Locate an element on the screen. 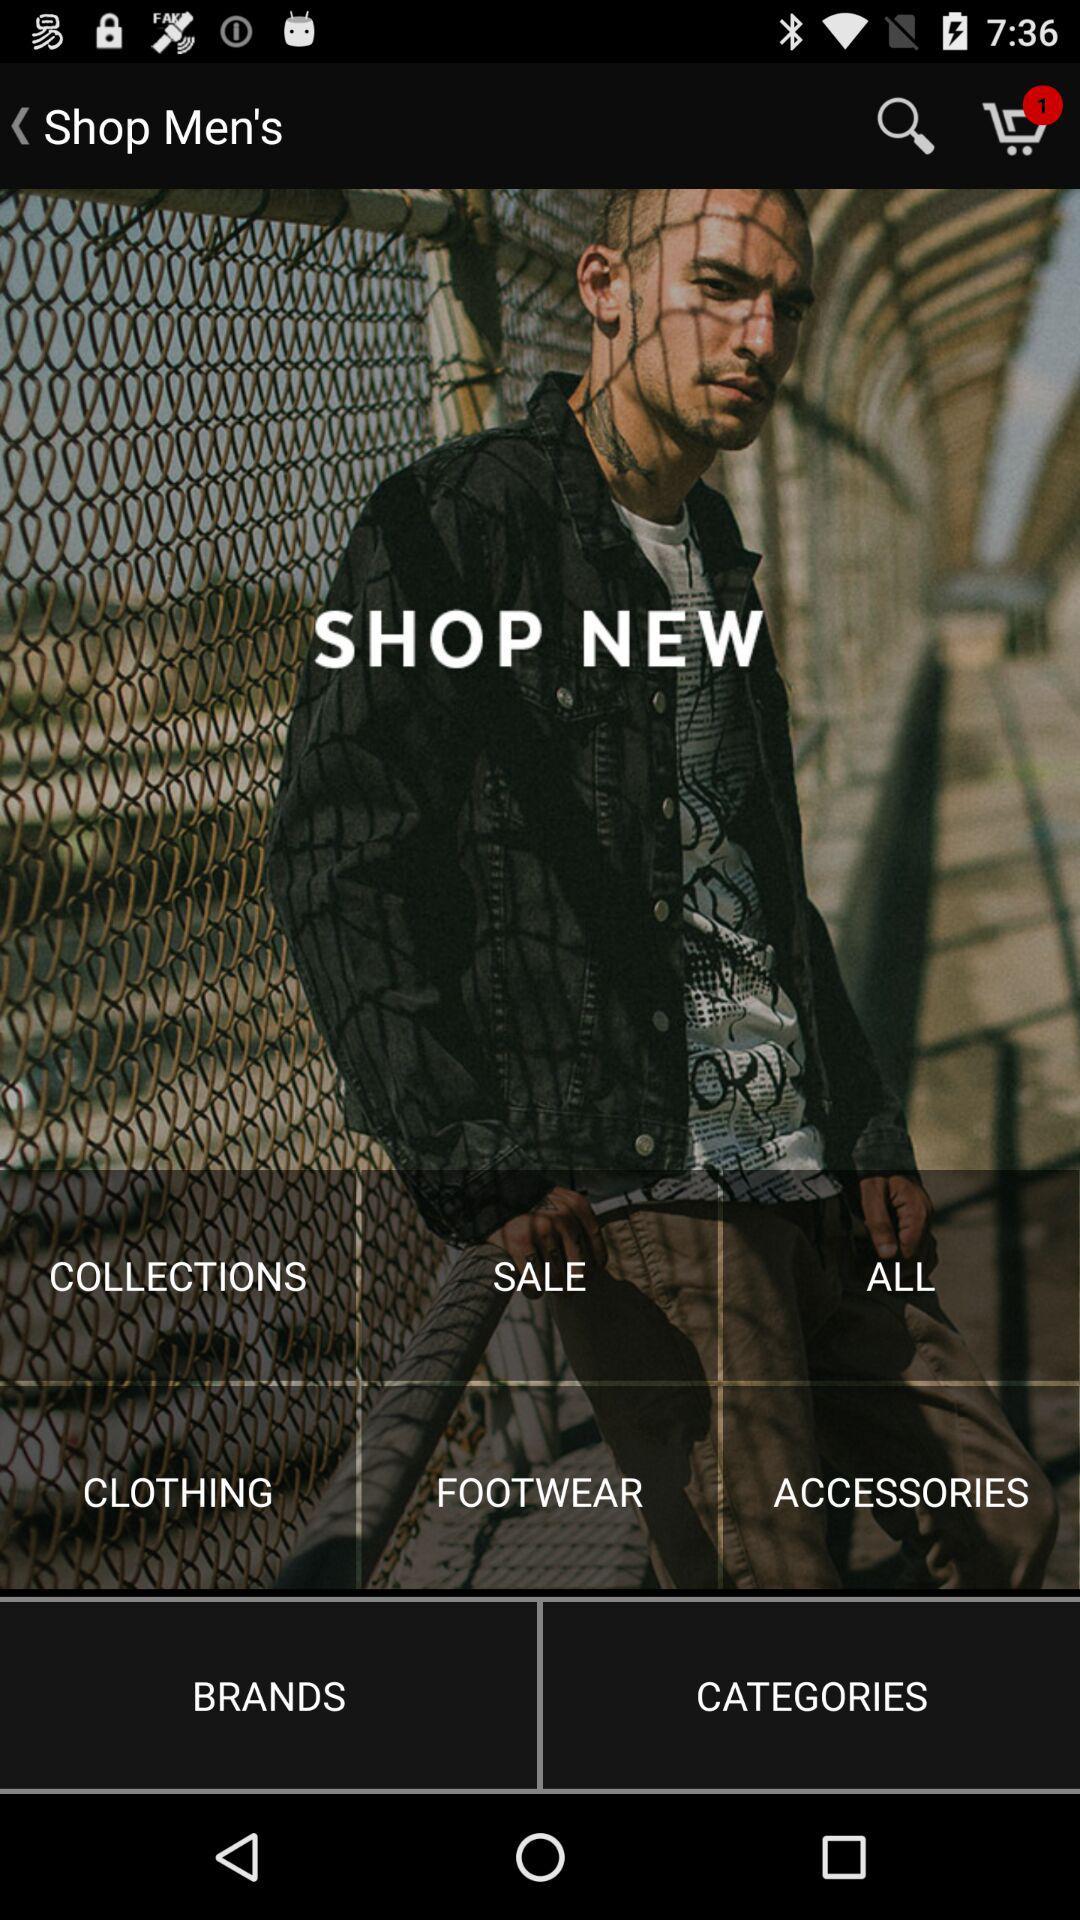 This screenshot has width=1080, height=1920. the item to the right of shop men's app is located at coordinates (906, 124).